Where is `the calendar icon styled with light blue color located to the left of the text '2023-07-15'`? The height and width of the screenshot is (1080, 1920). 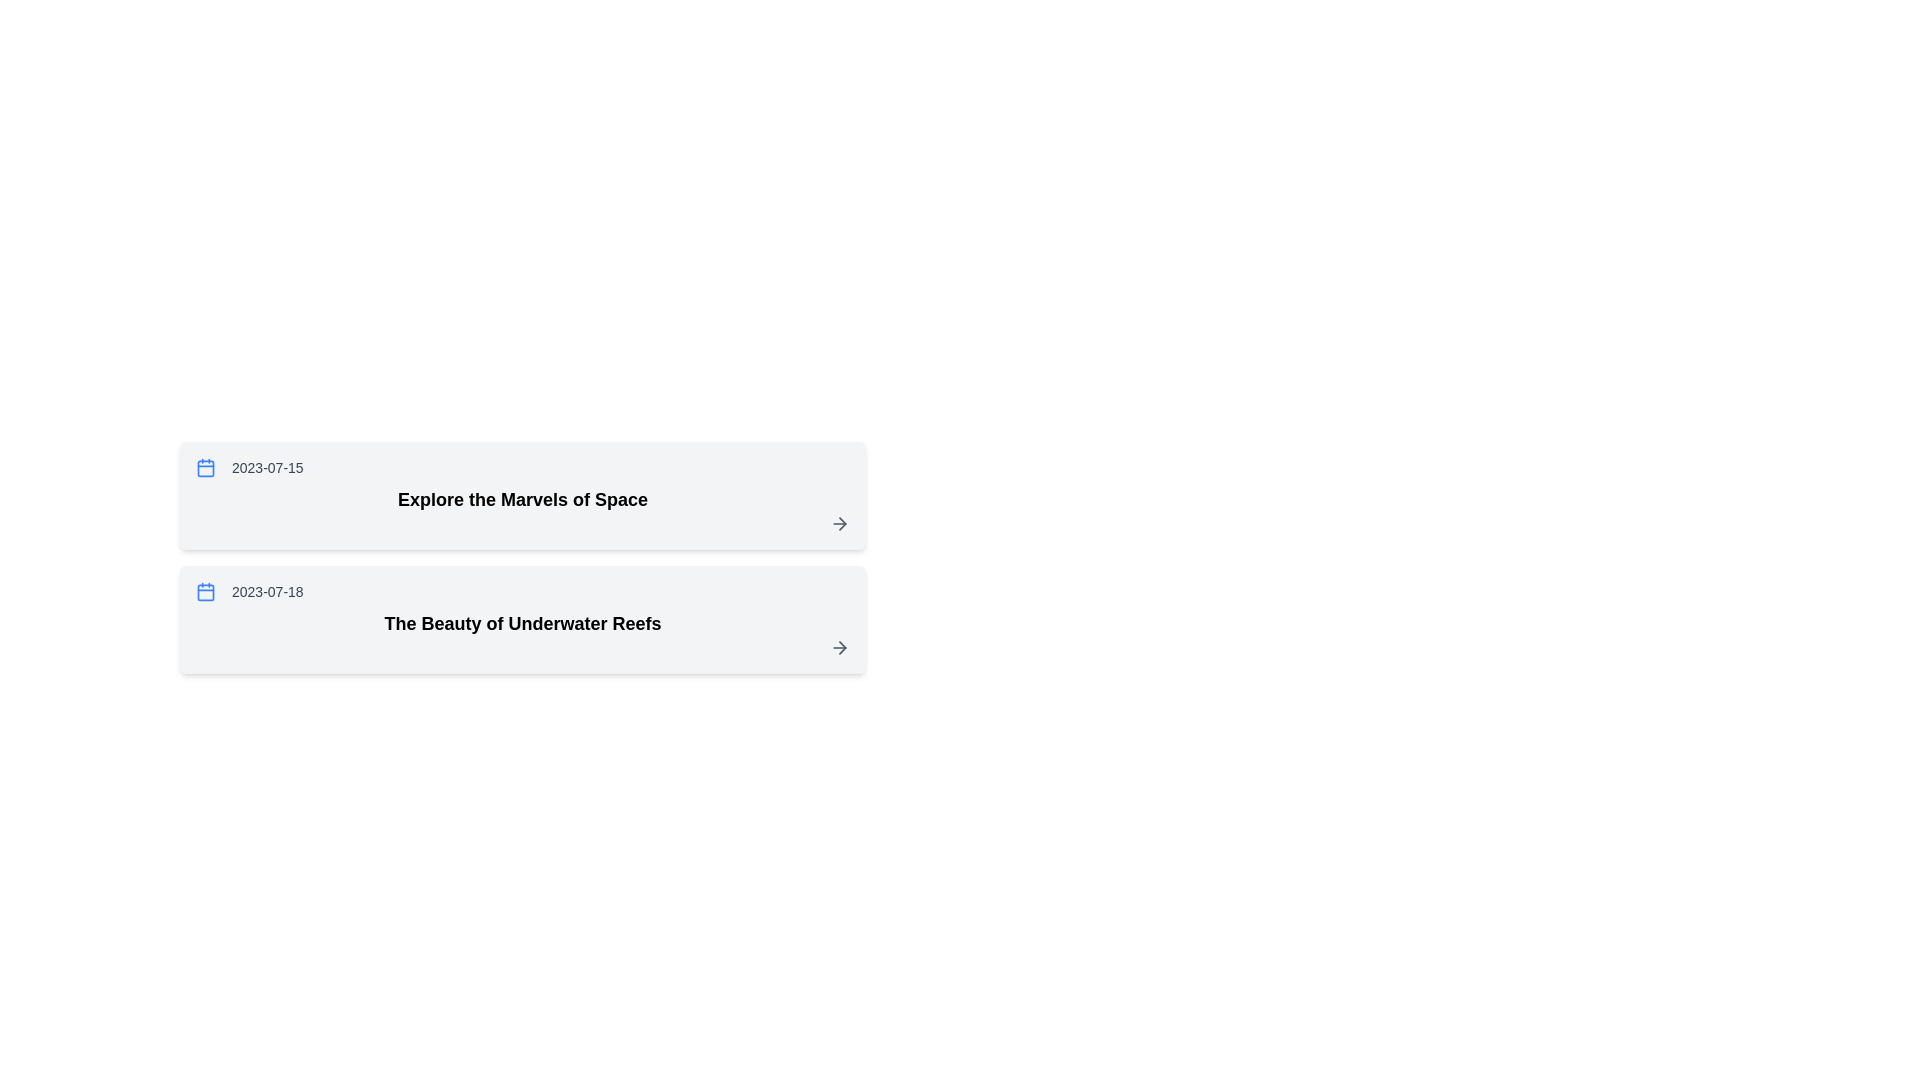 the calendar icon styled with light blue color located to the left of the text '2023-07-15' is located at coordinates (206, 467).